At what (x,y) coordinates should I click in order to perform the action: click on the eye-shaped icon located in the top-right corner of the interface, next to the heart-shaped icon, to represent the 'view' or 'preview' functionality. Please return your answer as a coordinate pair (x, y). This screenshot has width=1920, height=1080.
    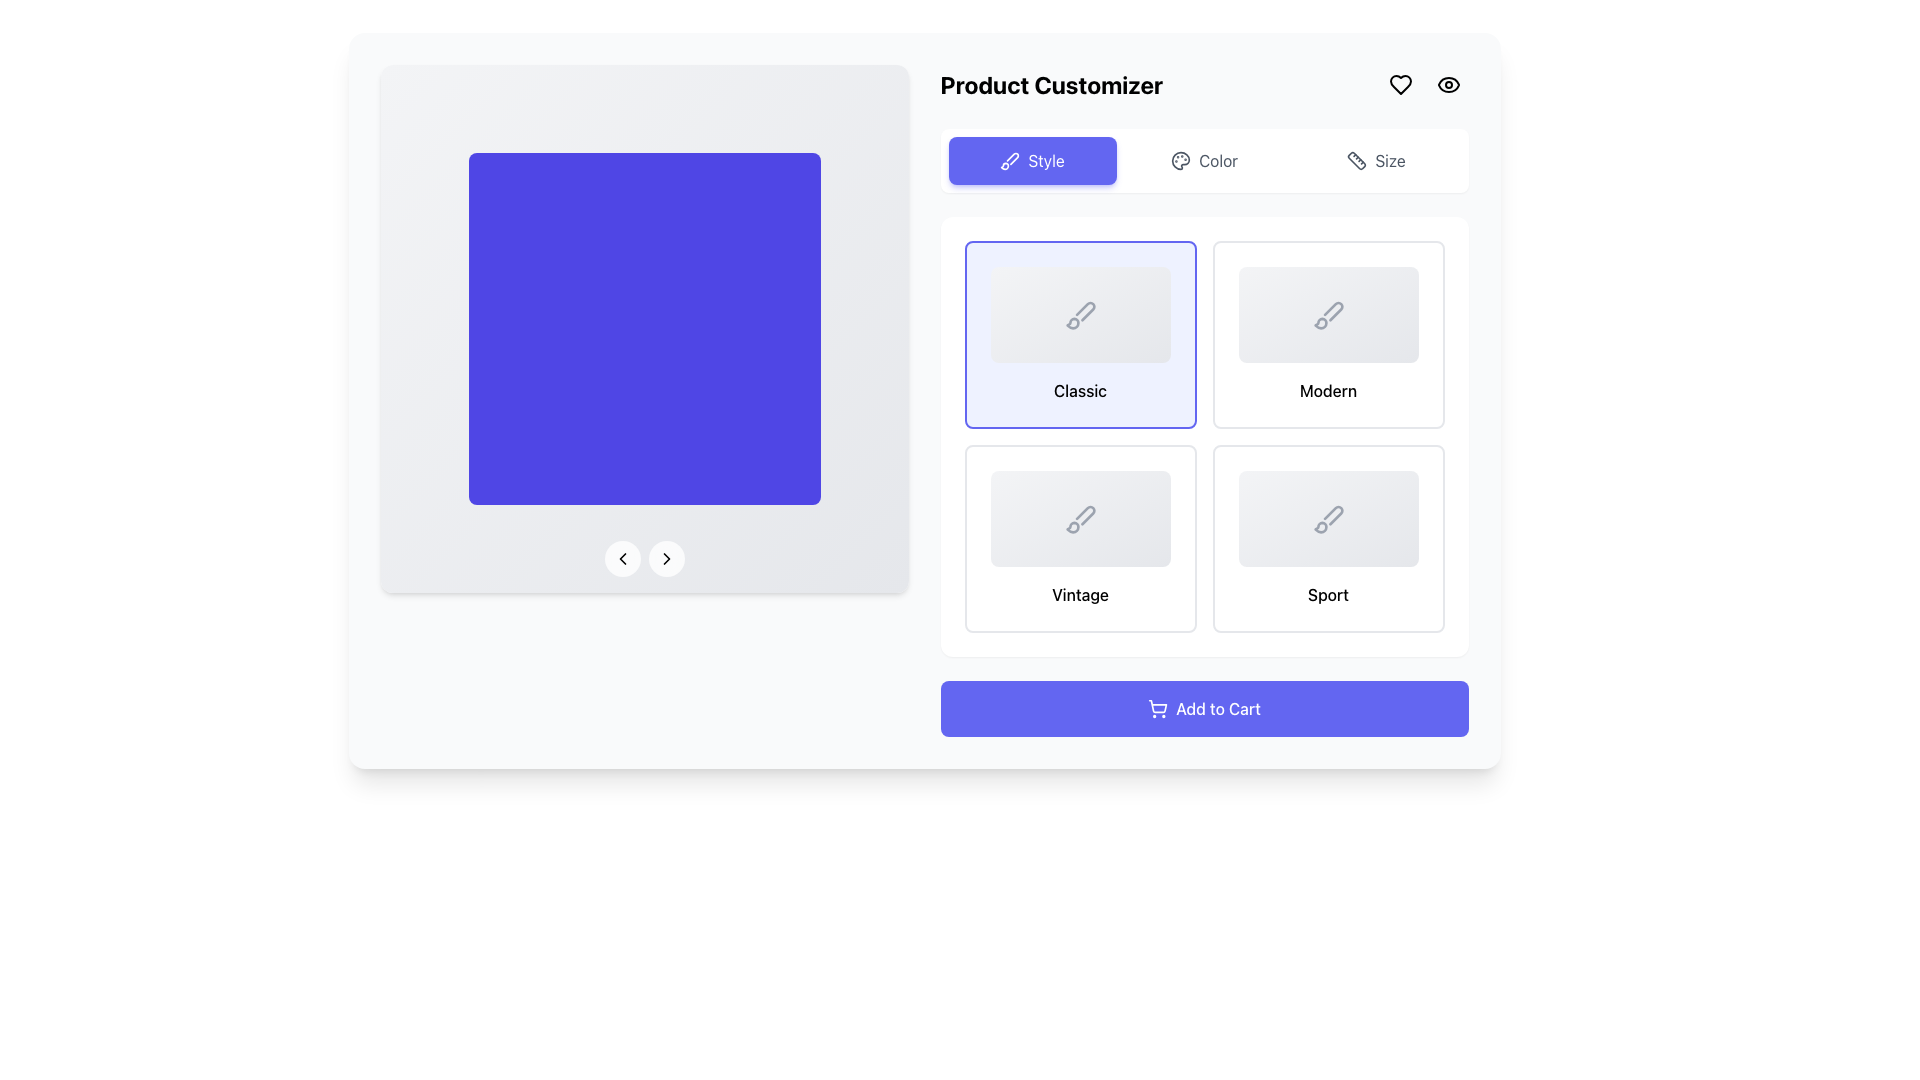
    Looking at the image, I should click on (1448, 83).